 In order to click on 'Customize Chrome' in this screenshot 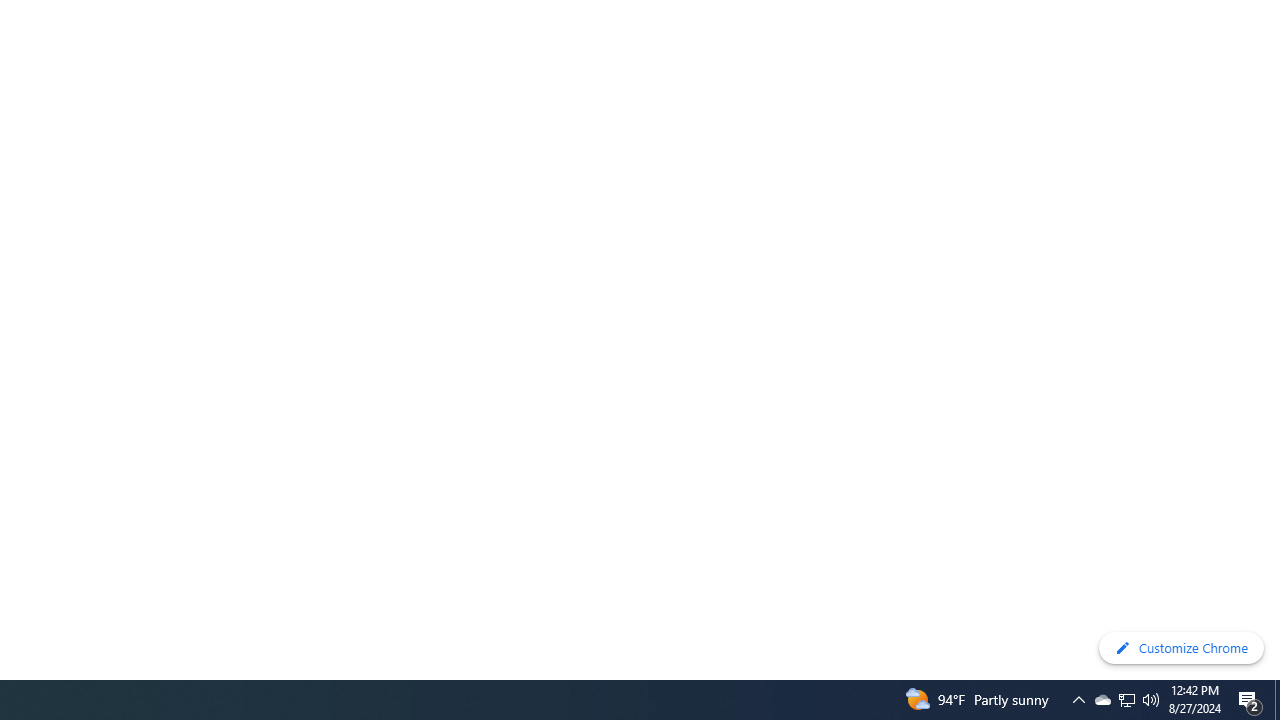, I will do `click(1181, 648)`.